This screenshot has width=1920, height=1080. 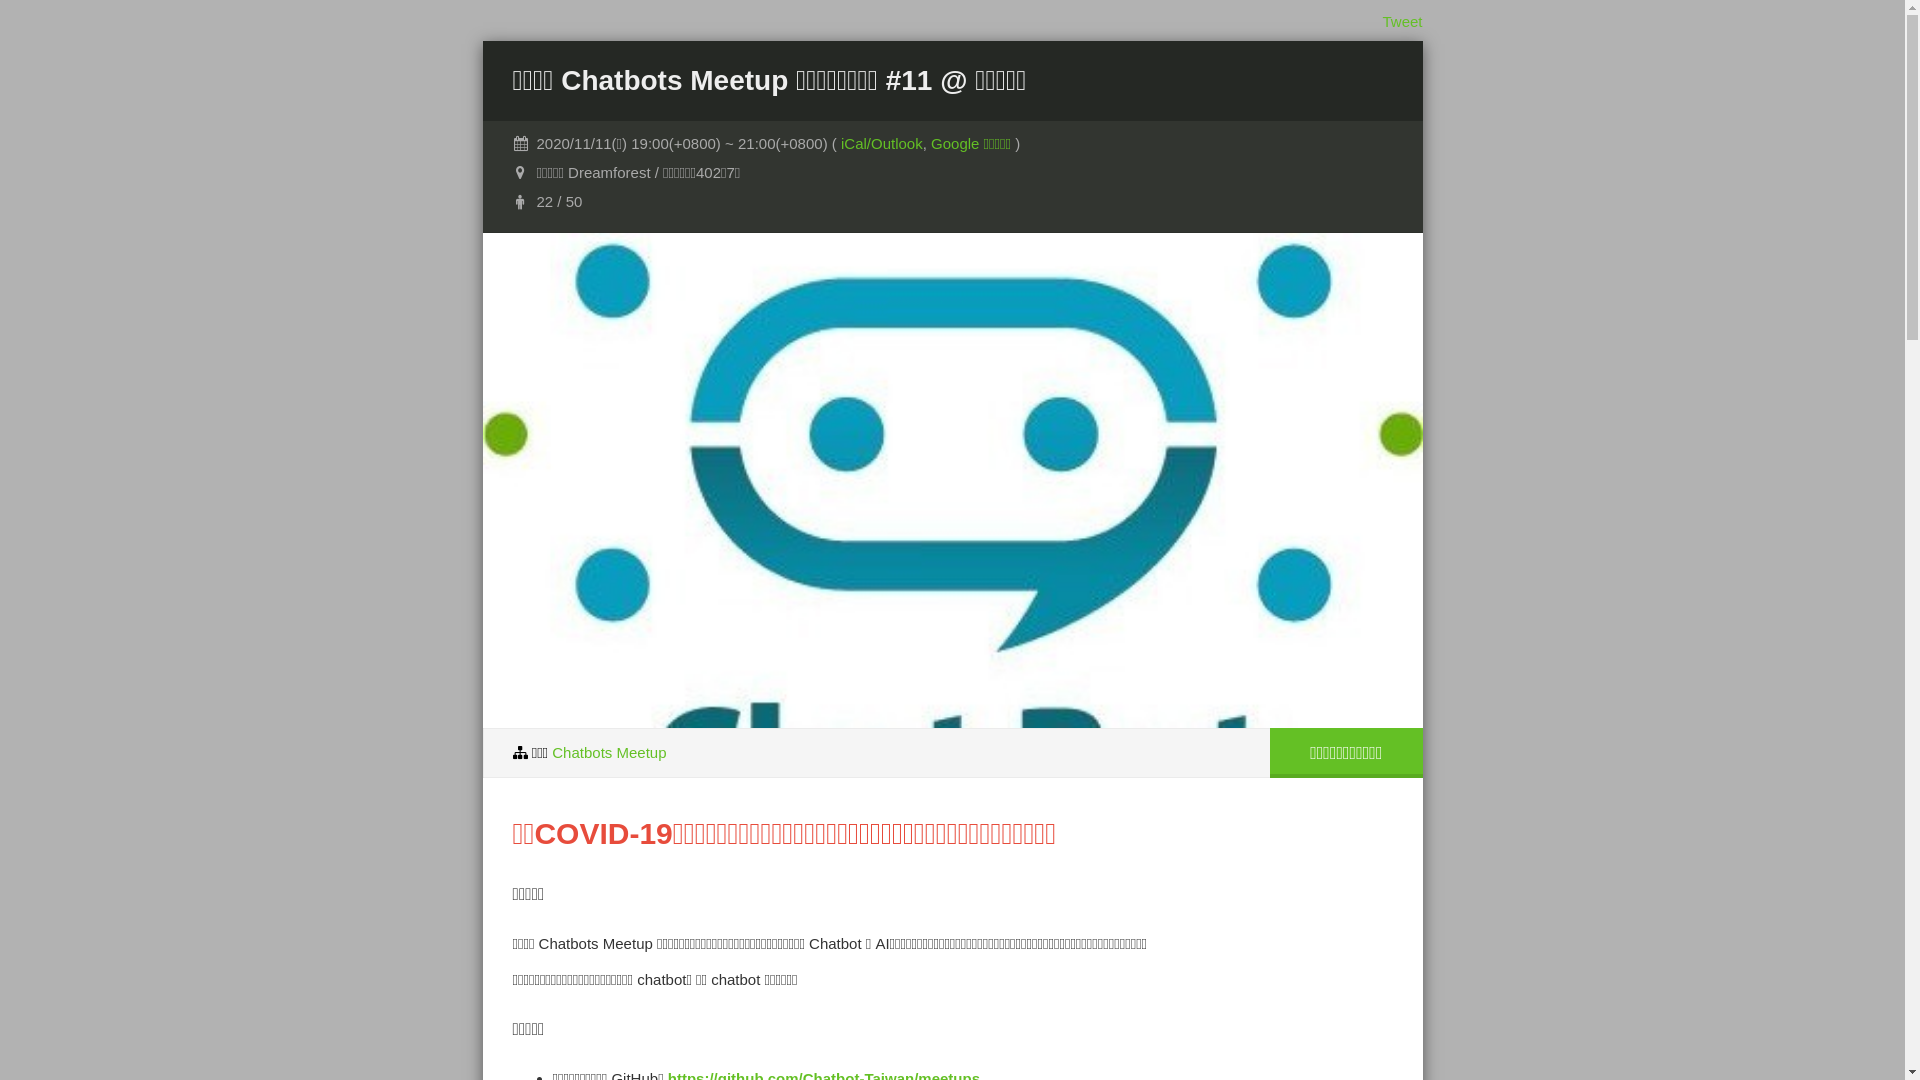 What do you see at coordinates (552, 752) in the screenshot?
I see `'Chatbots Meetup'` at bounding box center [552, 752].